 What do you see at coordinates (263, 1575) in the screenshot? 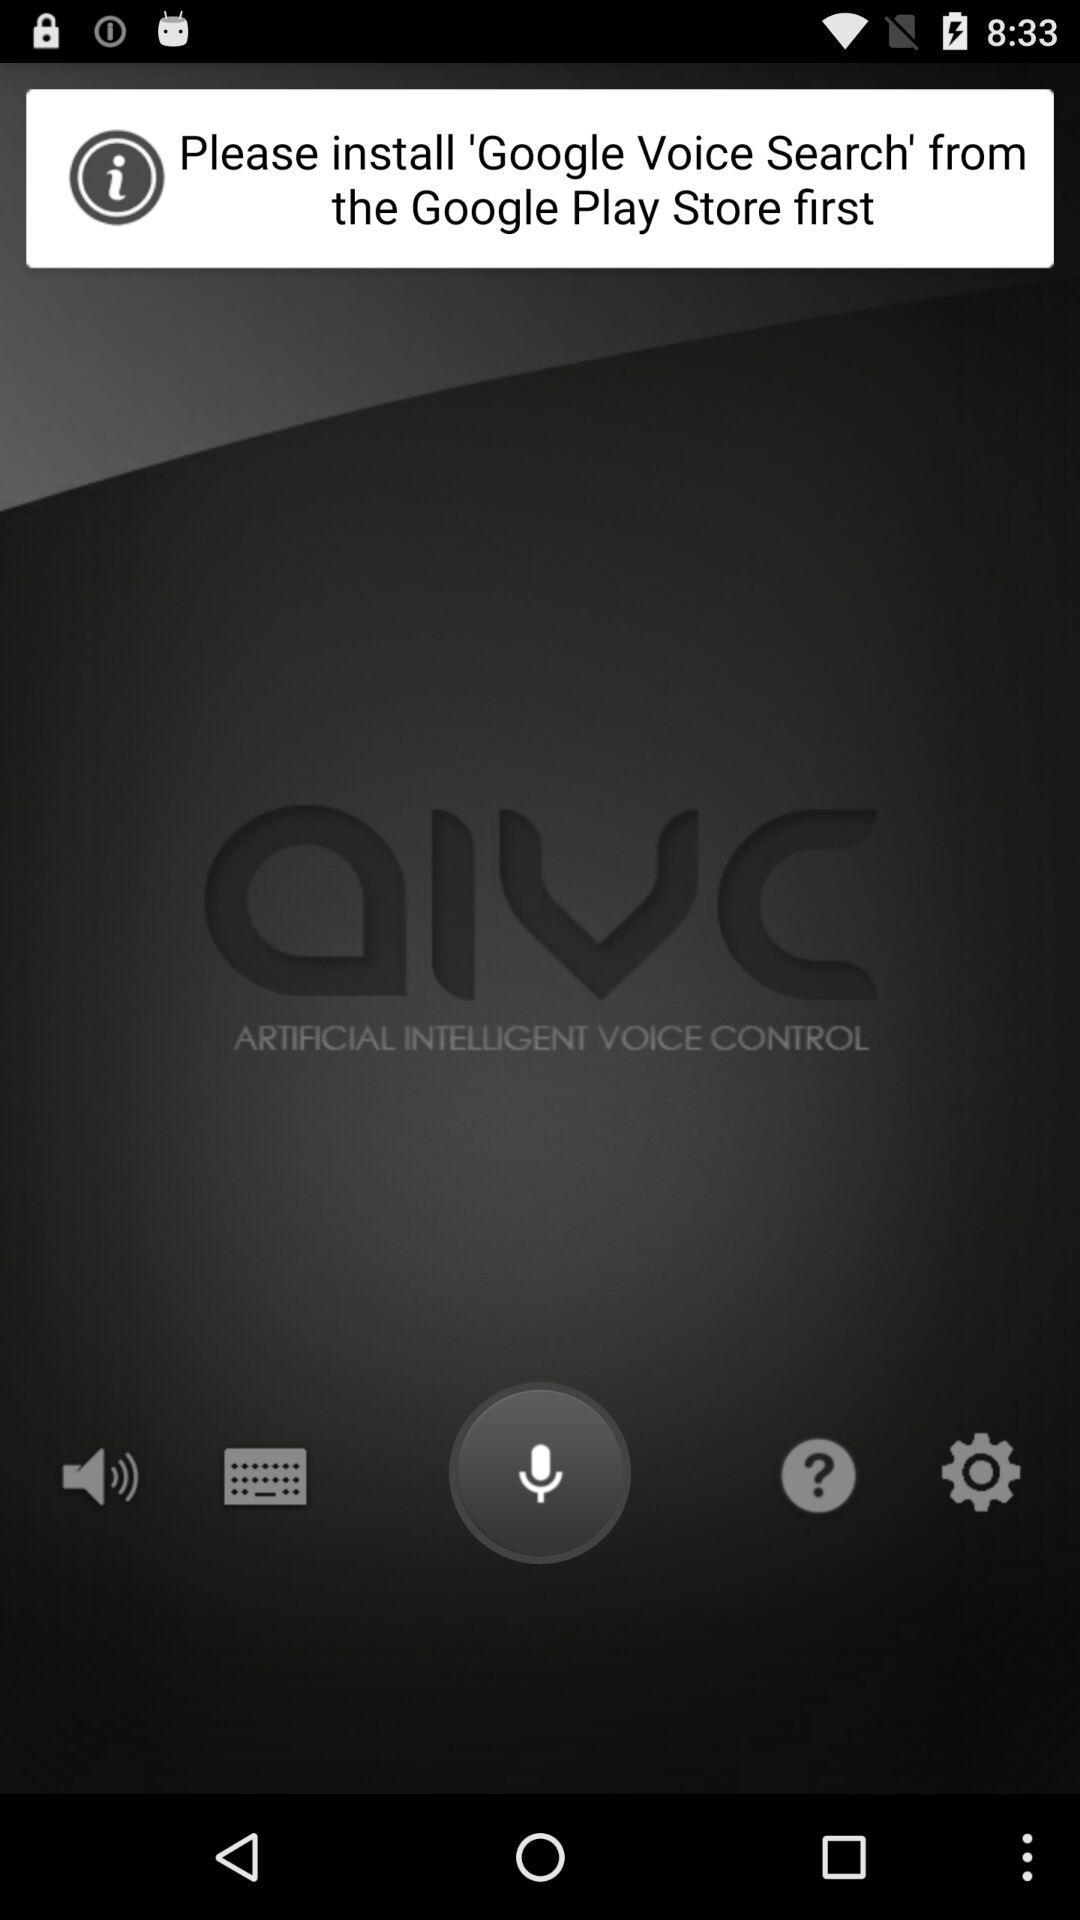
I see `the date_range icon` at bounding box center [263, 1575].